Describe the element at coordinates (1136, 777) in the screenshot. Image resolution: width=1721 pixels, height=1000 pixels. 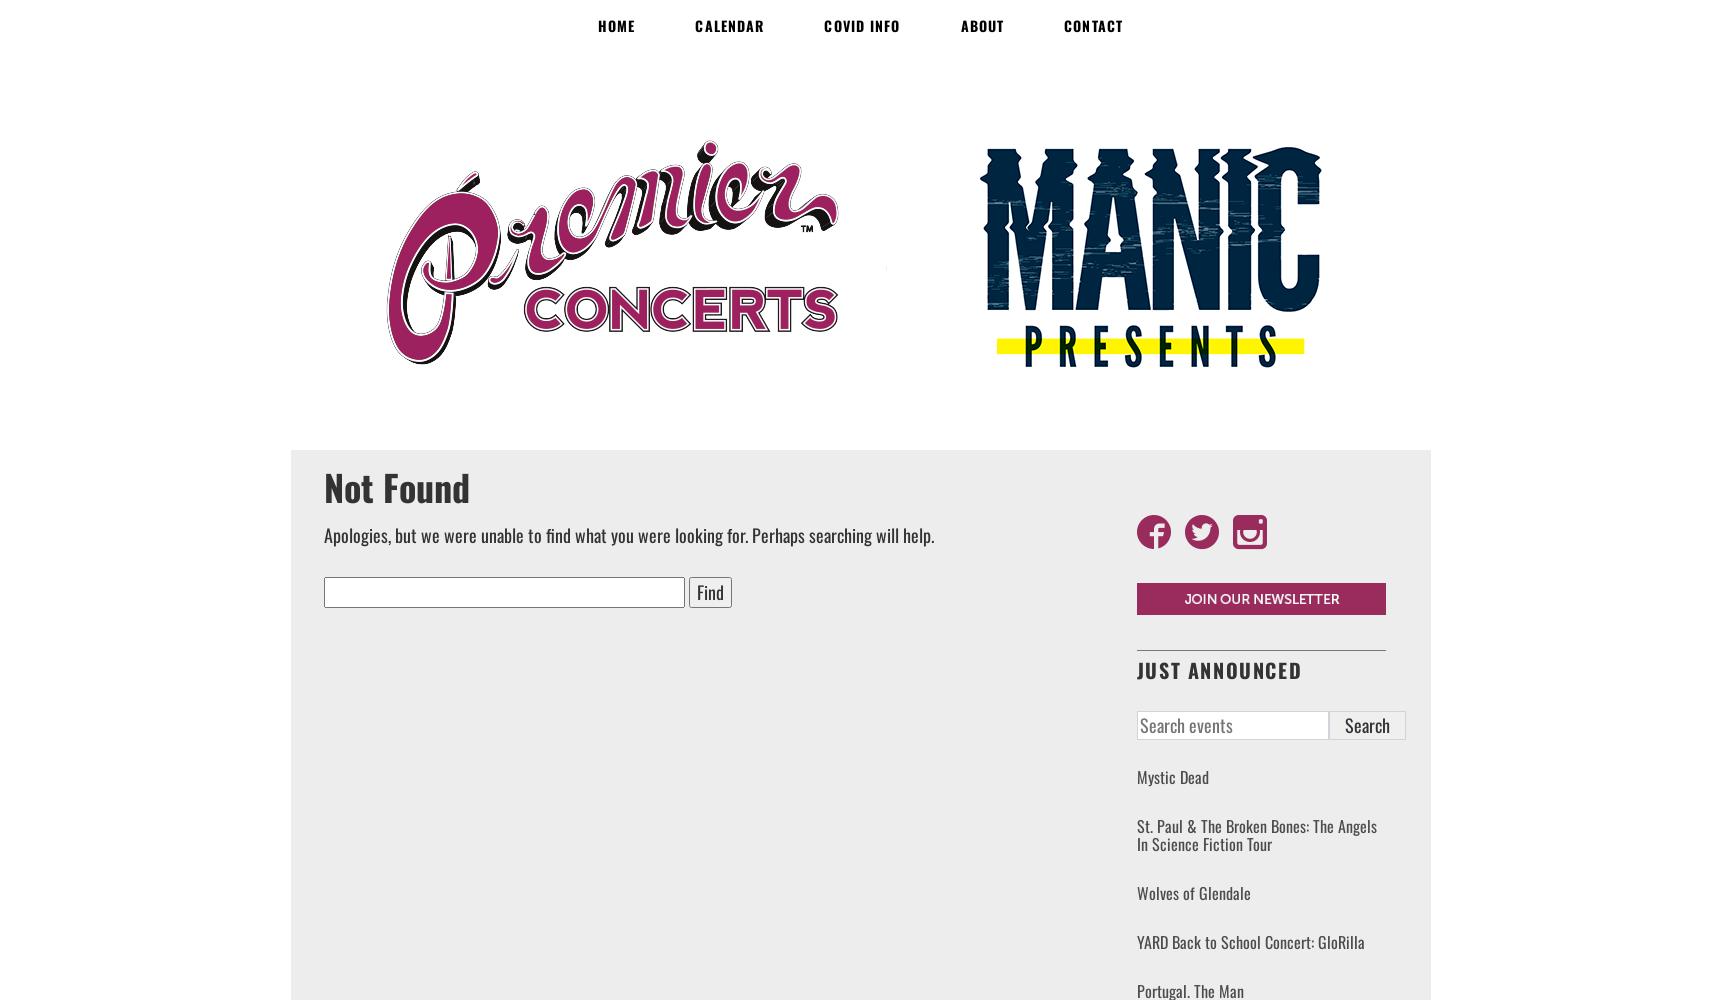
I see `'Mystic Dead'` at that location.